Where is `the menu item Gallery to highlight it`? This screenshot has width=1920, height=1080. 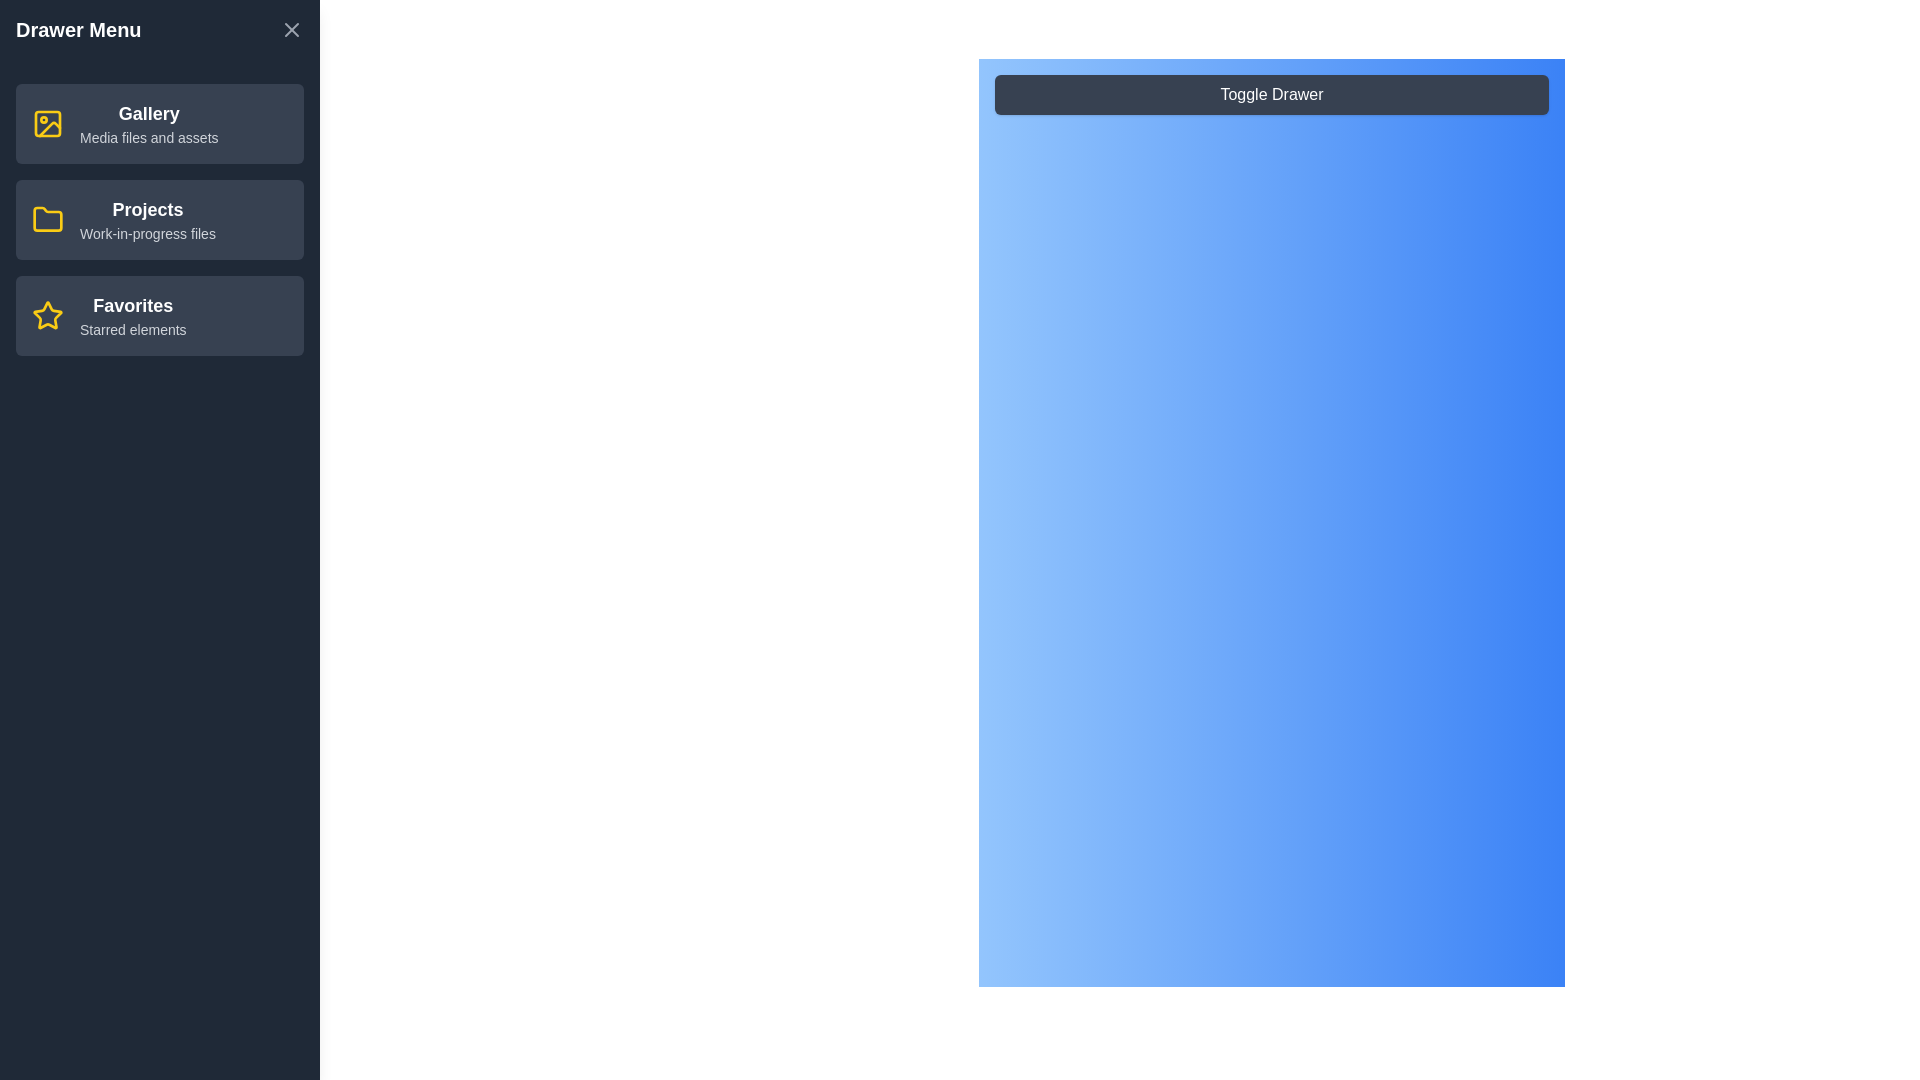
the menu item Gallery to highlight it is located at coordinates (158, 123).